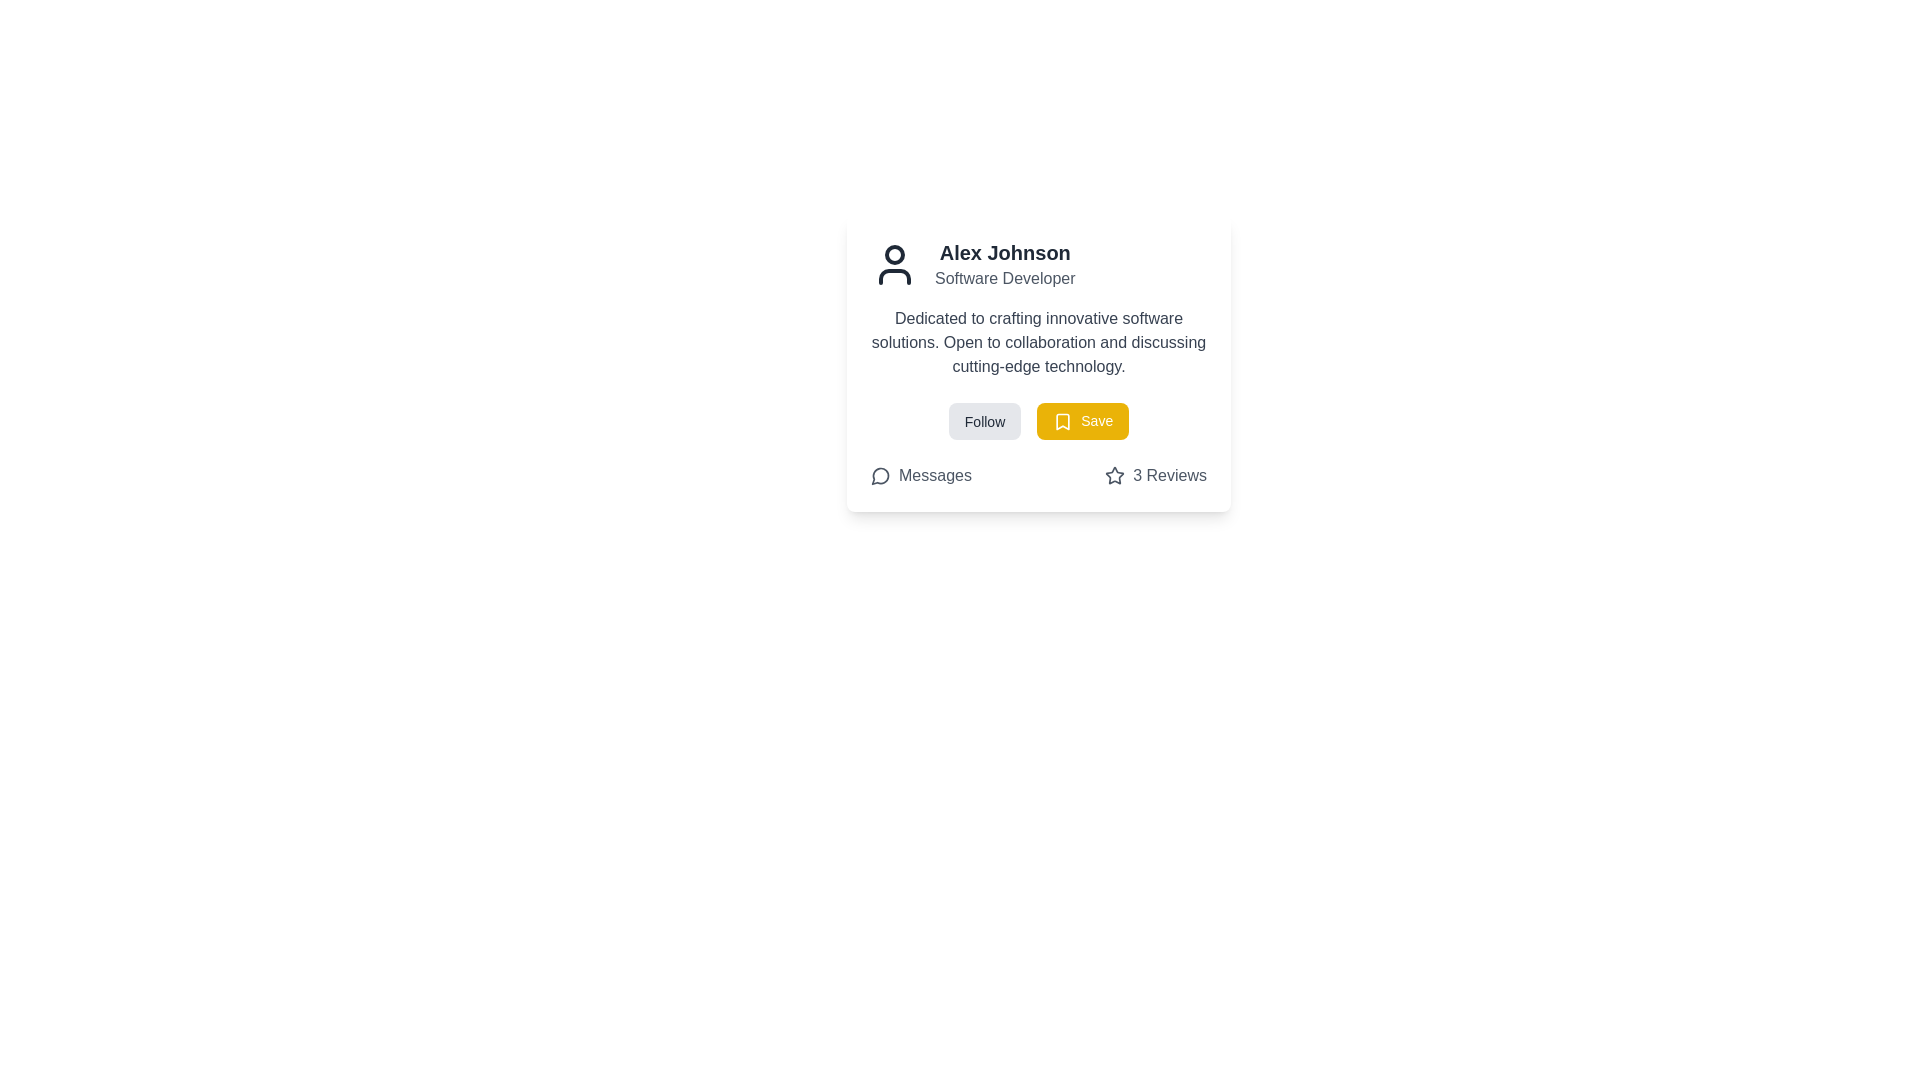 The image size is (1920, 1080). Describe the element at coordinates (1038, 342) in the screenshot. I see `the user profile description text block, which provides an overview of the individual's professional focus and interest areas, located below 'Alex Johnson' and 'Software Developer' and above the 'Follow' and 'Save' buttons` at that location.